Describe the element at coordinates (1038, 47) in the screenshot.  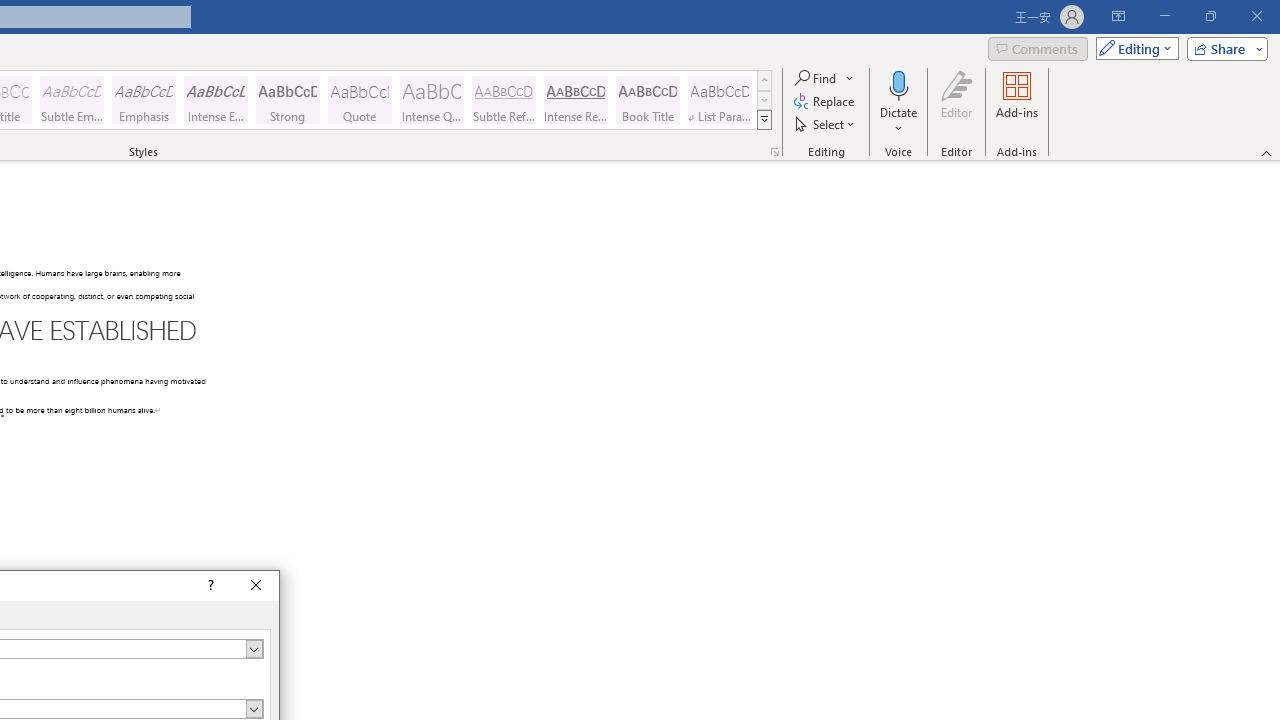
I see `'Comments'` at that location.